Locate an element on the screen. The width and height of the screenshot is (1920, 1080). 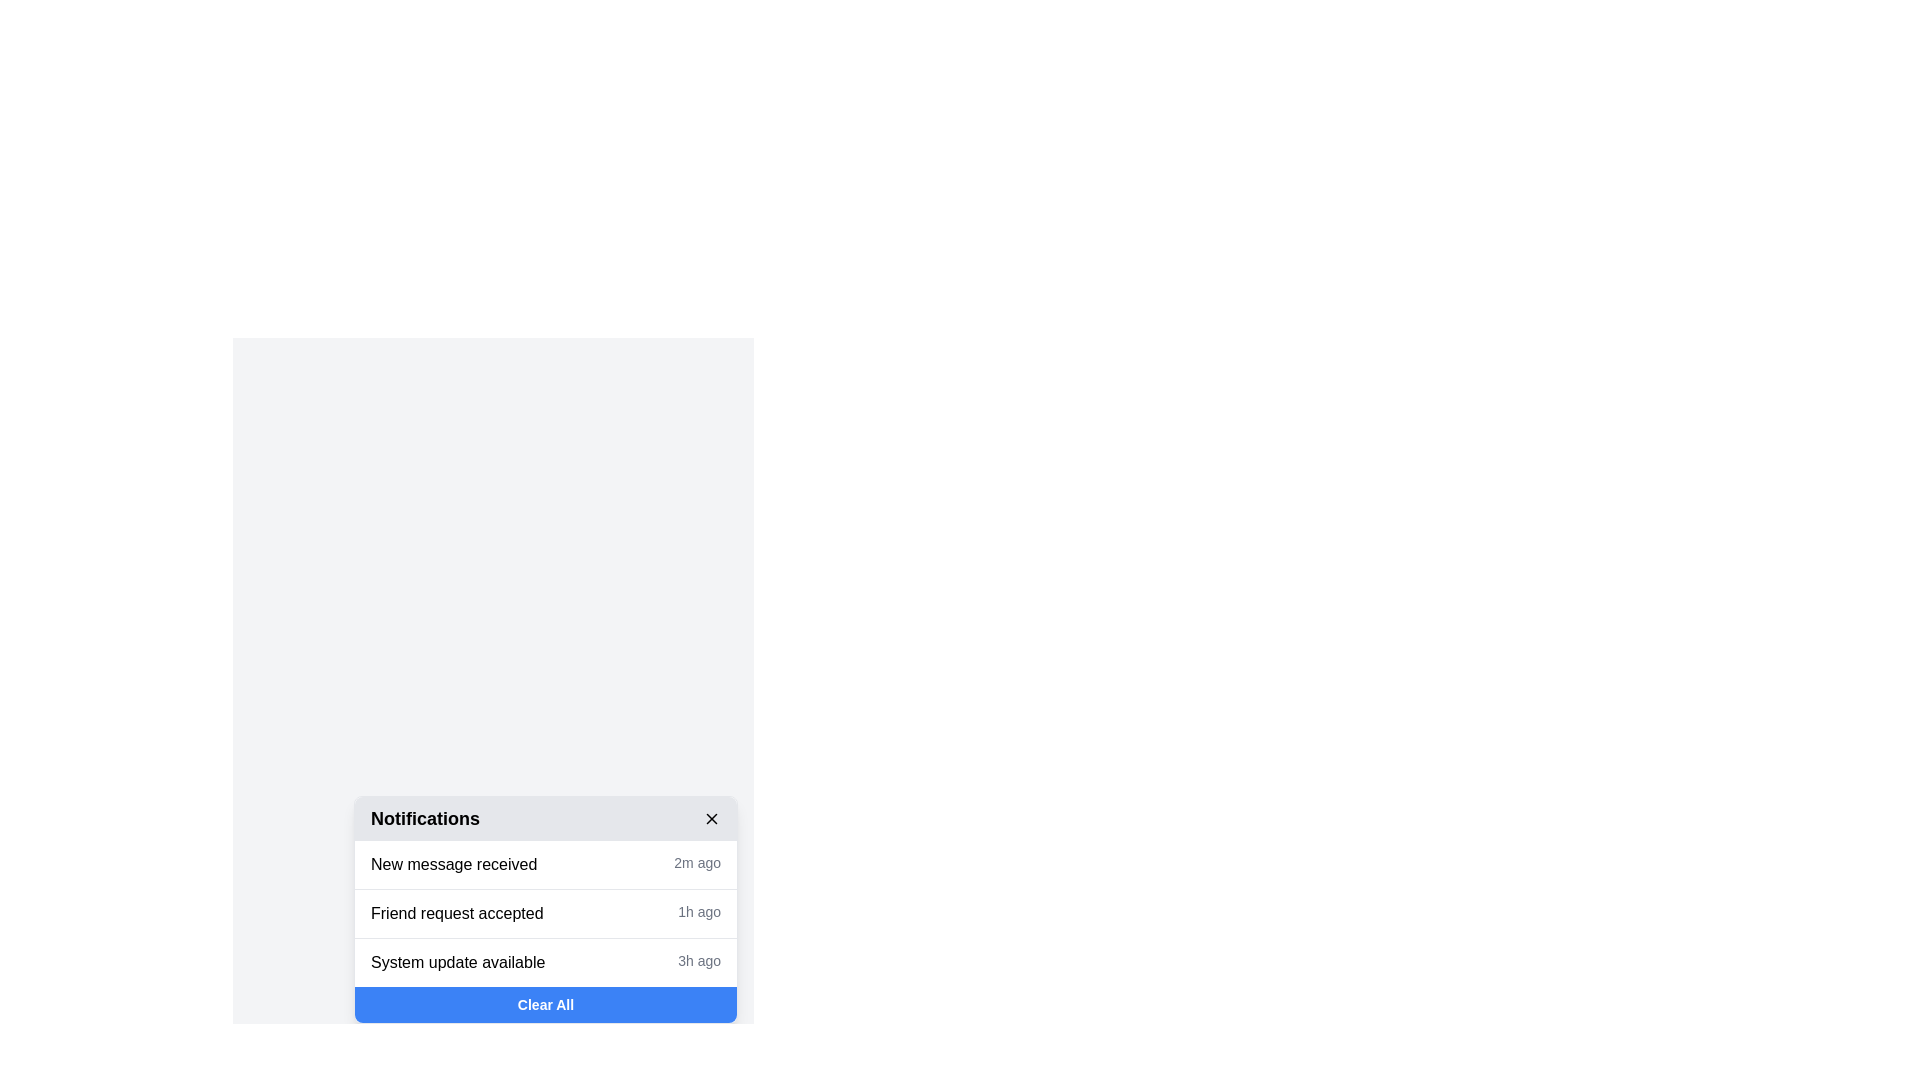
the notification item displaying 'System update available' with a timestamp '3h ago', located at the bottom of the notification list is located at coordinates (546, 961).